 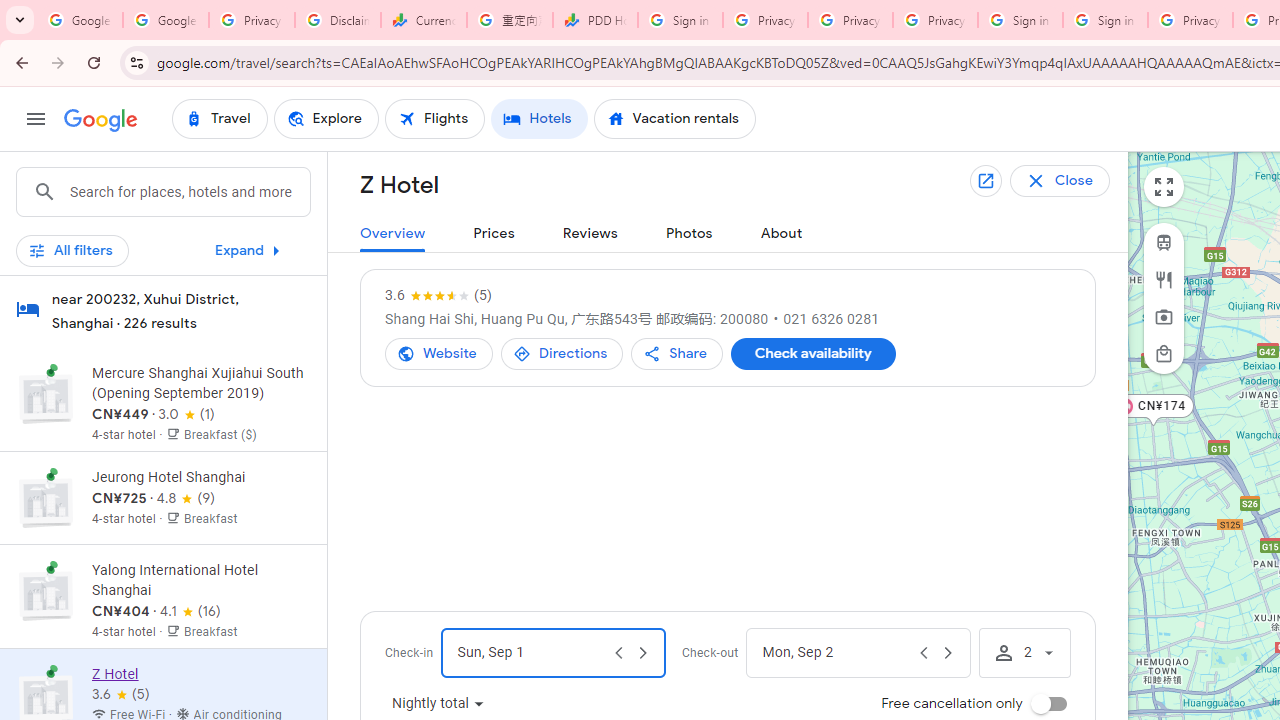 What do you see at coordinates (438, 352) in the screenshot?
I see `'Visit site for Z Hotel'` at bounding box center [438, 352].